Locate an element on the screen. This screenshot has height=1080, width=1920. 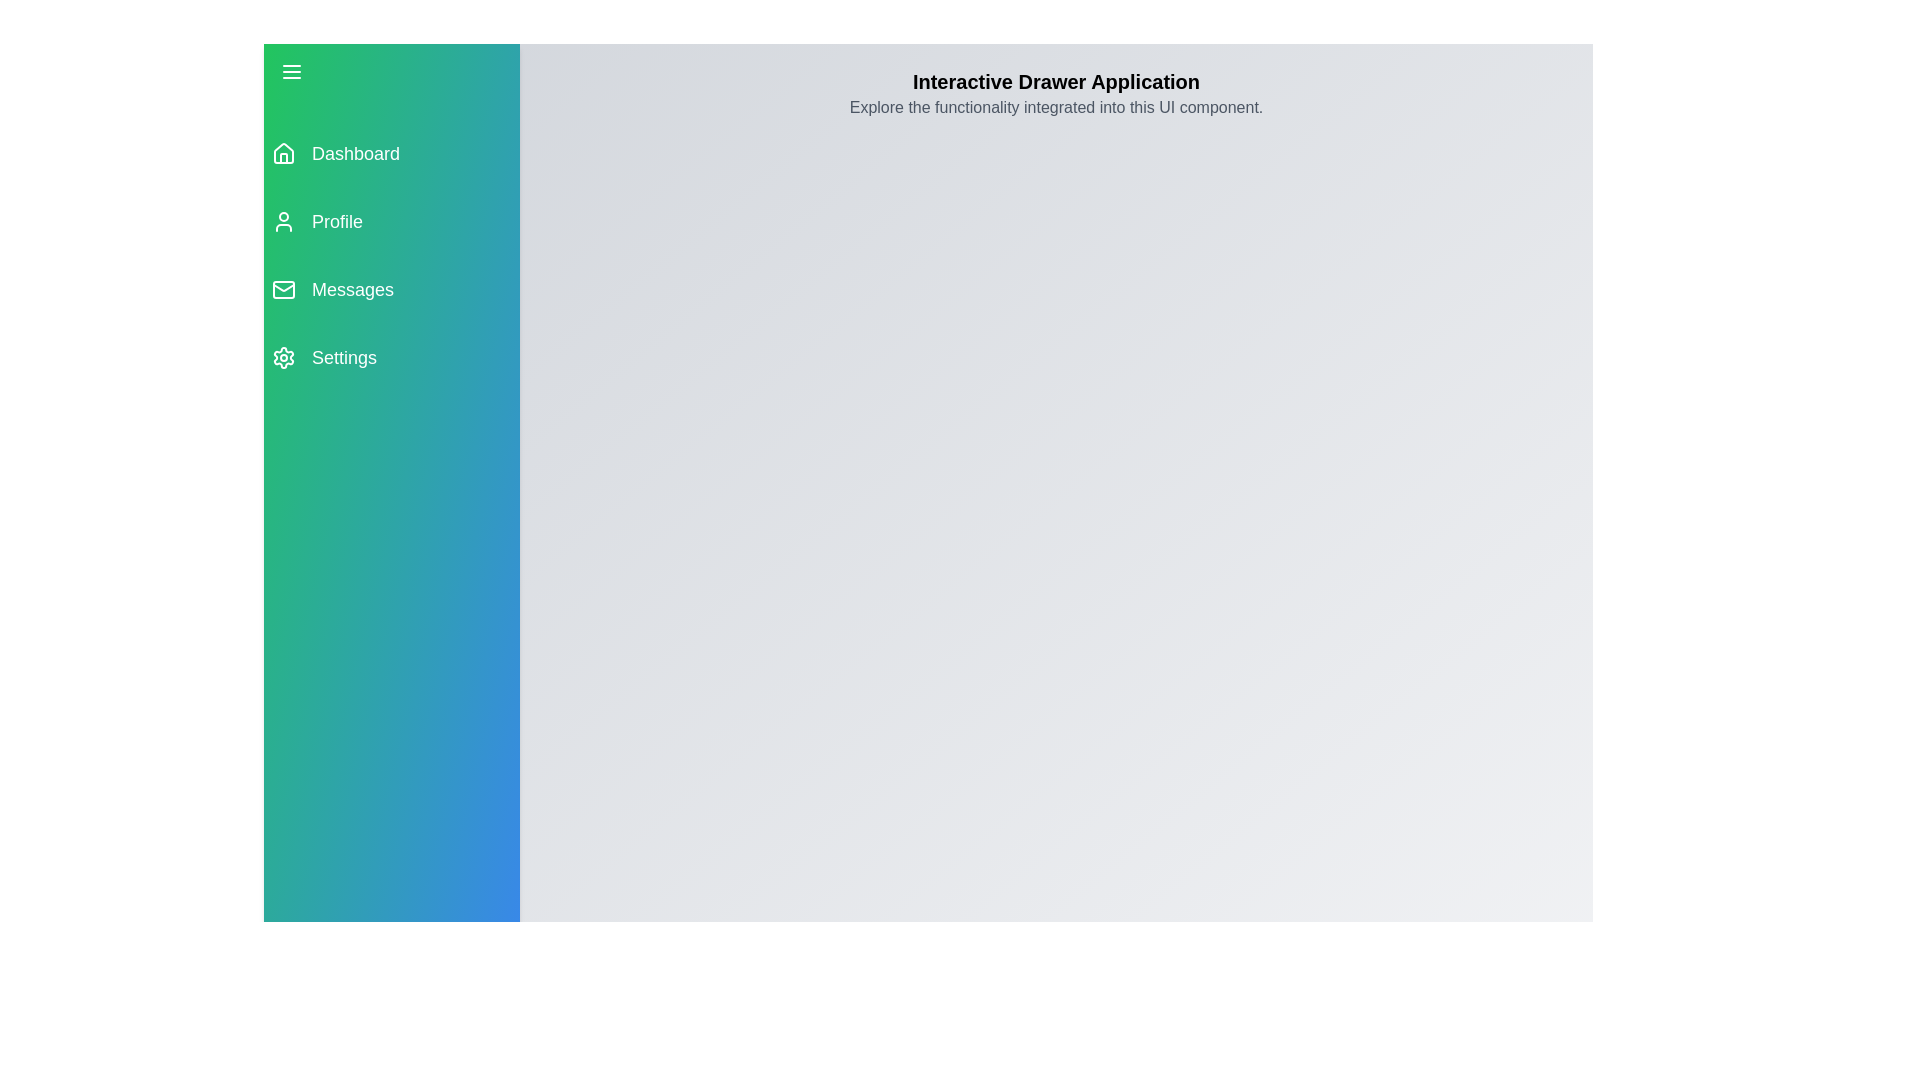
the menu button to toggle the drawer open or closed is located at coordinates (291, 71).